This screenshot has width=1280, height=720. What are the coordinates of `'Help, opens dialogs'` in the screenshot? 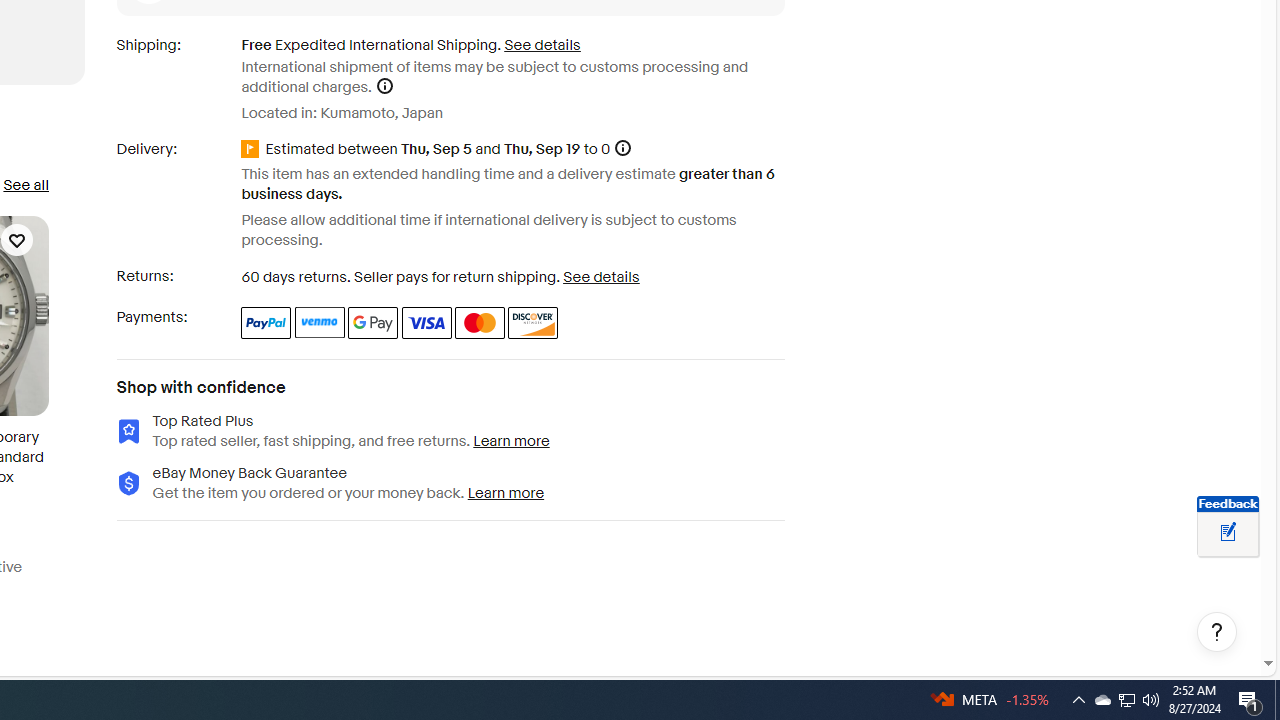 It's located at (1216, 632).